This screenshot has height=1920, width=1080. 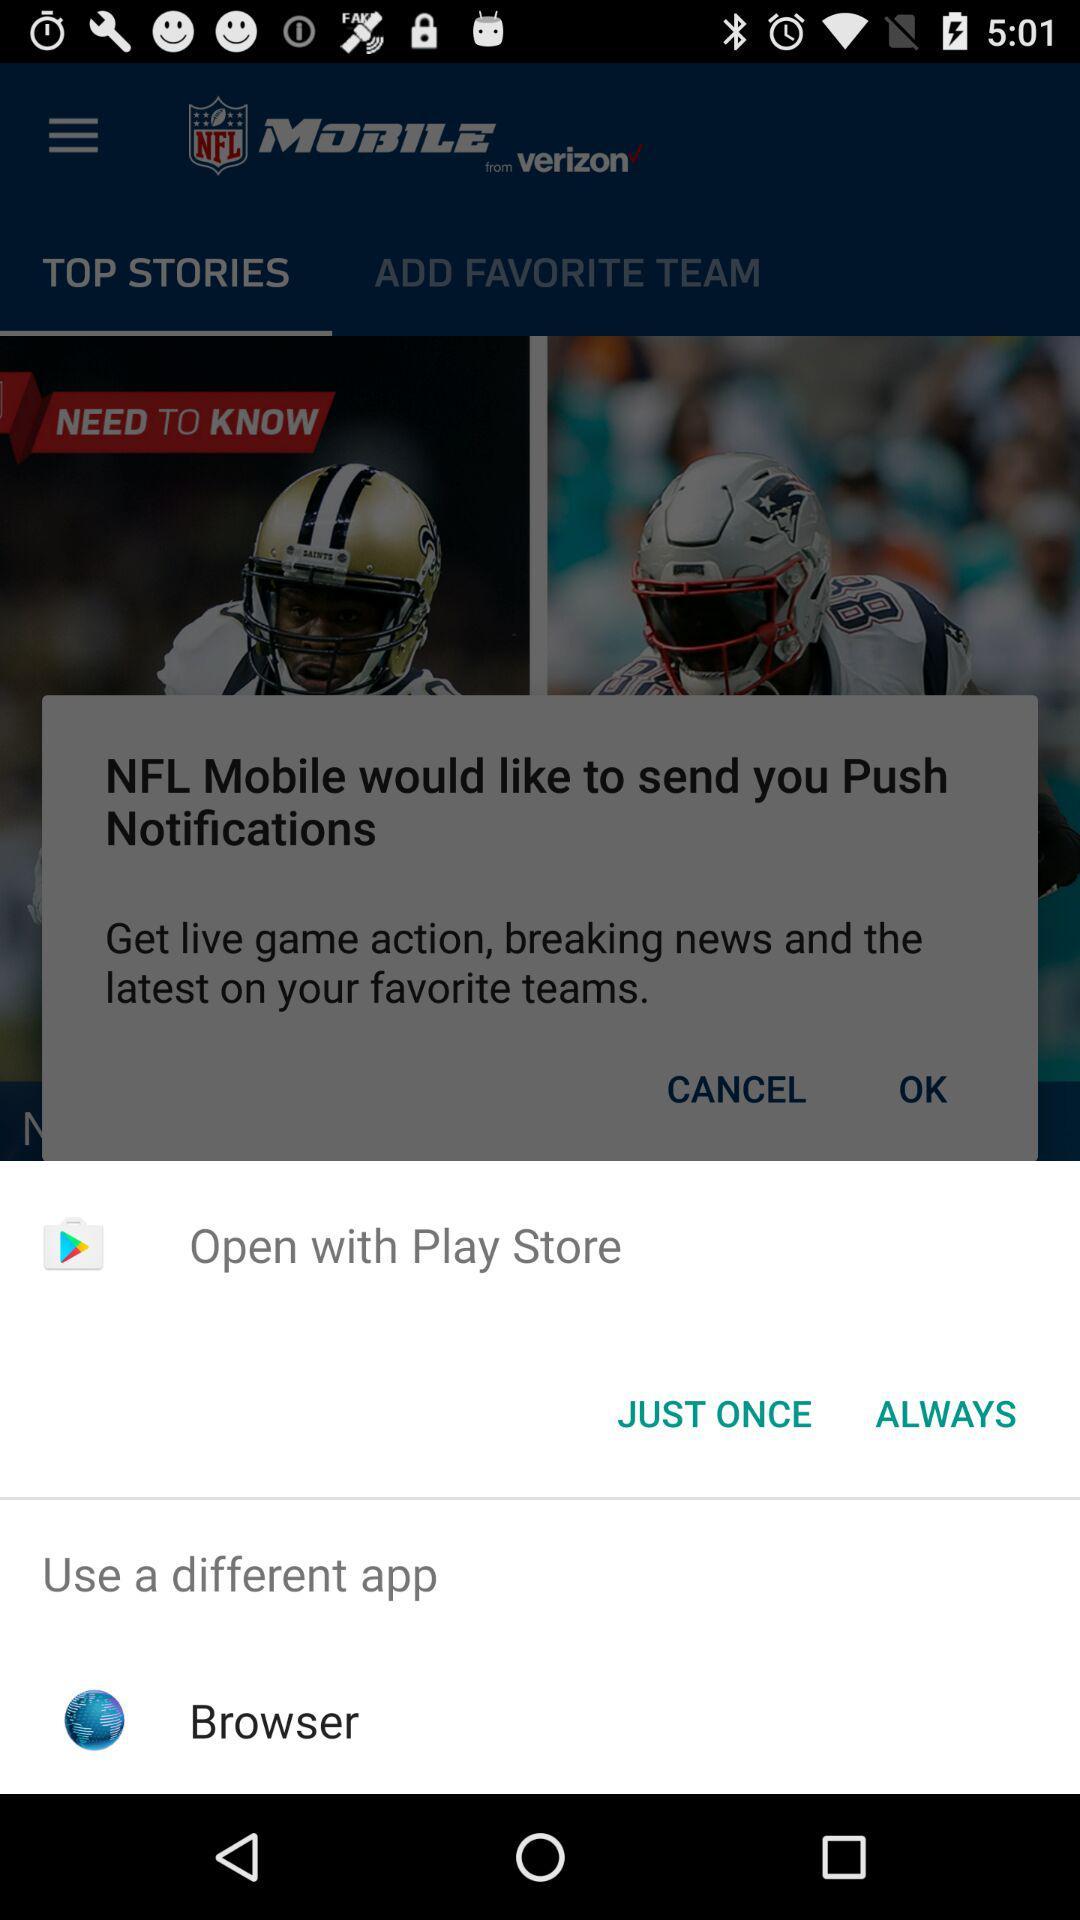 I want to click on the item above browser, so click(x=540, y=1572).